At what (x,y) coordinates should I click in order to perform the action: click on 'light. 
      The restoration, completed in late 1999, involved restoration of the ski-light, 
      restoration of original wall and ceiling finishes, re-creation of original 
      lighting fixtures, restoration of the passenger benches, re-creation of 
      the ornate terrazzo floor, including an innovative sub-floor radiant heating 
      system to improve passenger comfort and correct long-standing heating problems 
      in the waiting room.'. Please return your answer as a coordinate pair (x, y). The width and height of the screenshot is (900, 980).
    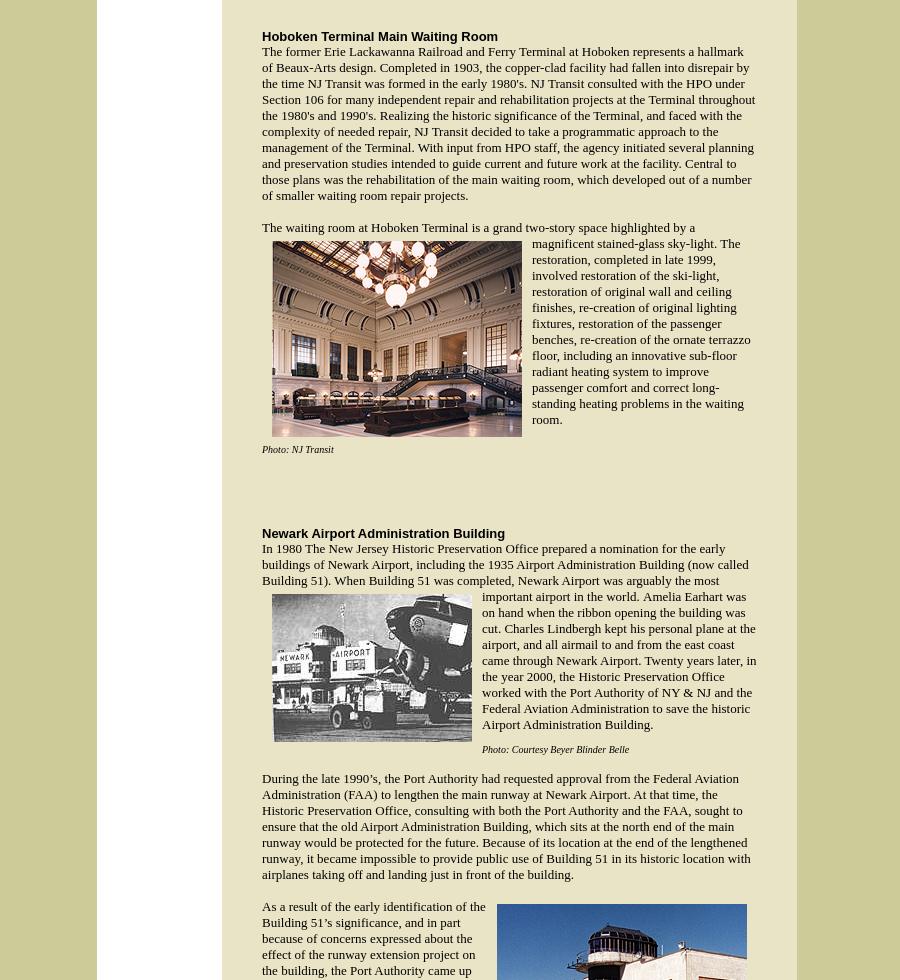
    Looking at the image, I should click on (640, 331).